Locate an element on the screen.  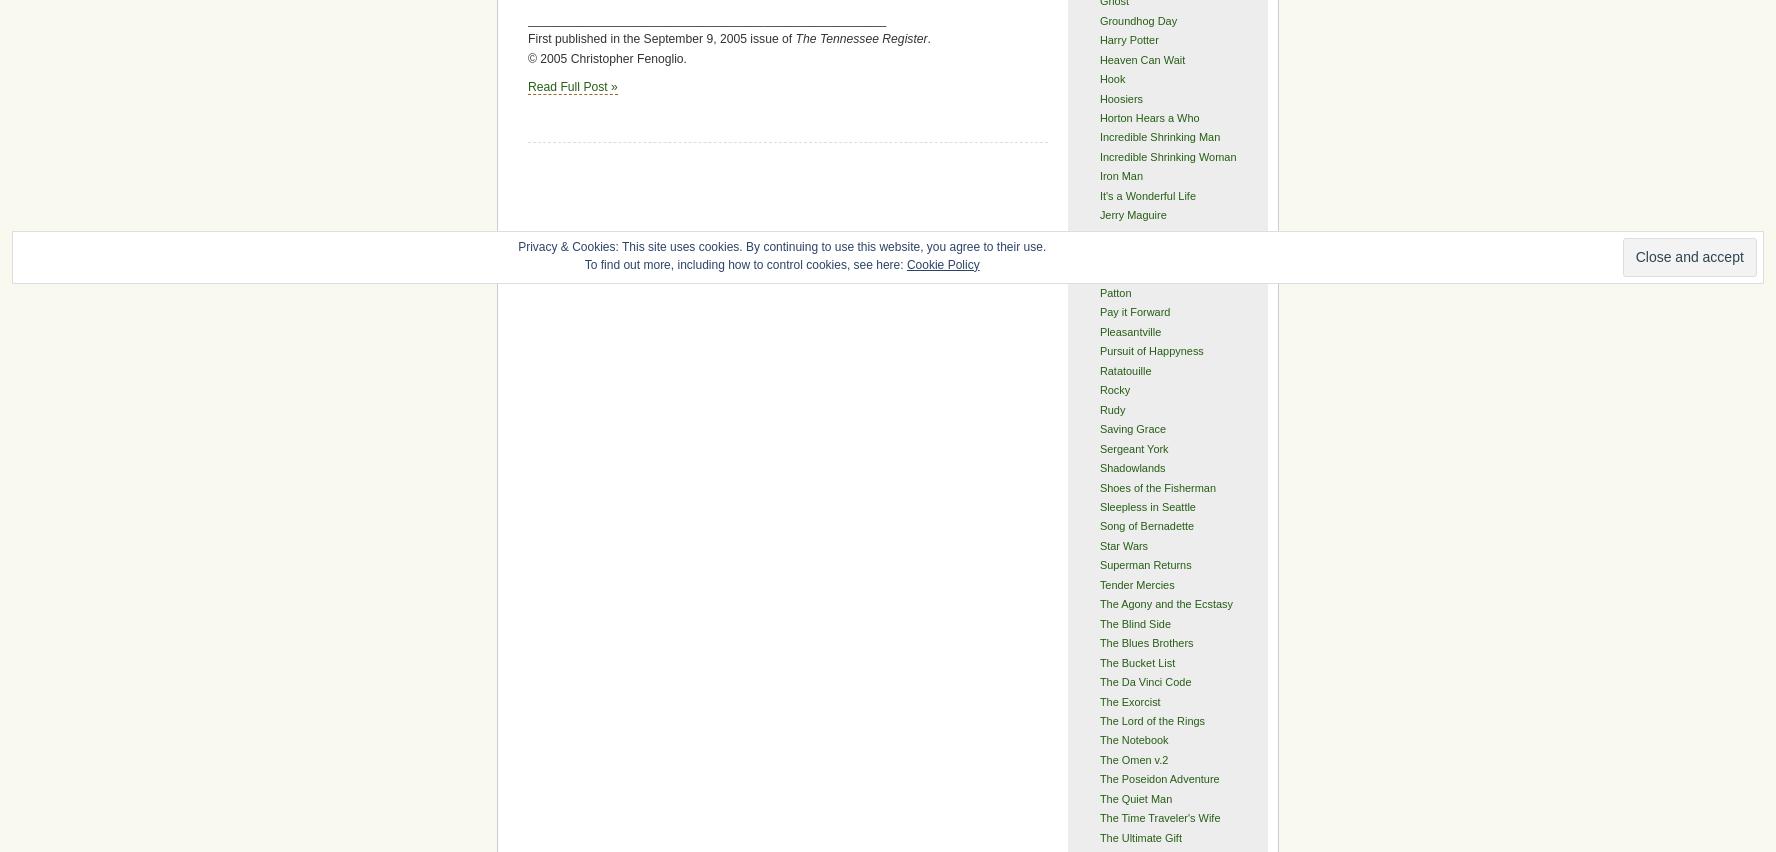
'Incredible Shrinking Woman' is located at coordinates (1167, 155).